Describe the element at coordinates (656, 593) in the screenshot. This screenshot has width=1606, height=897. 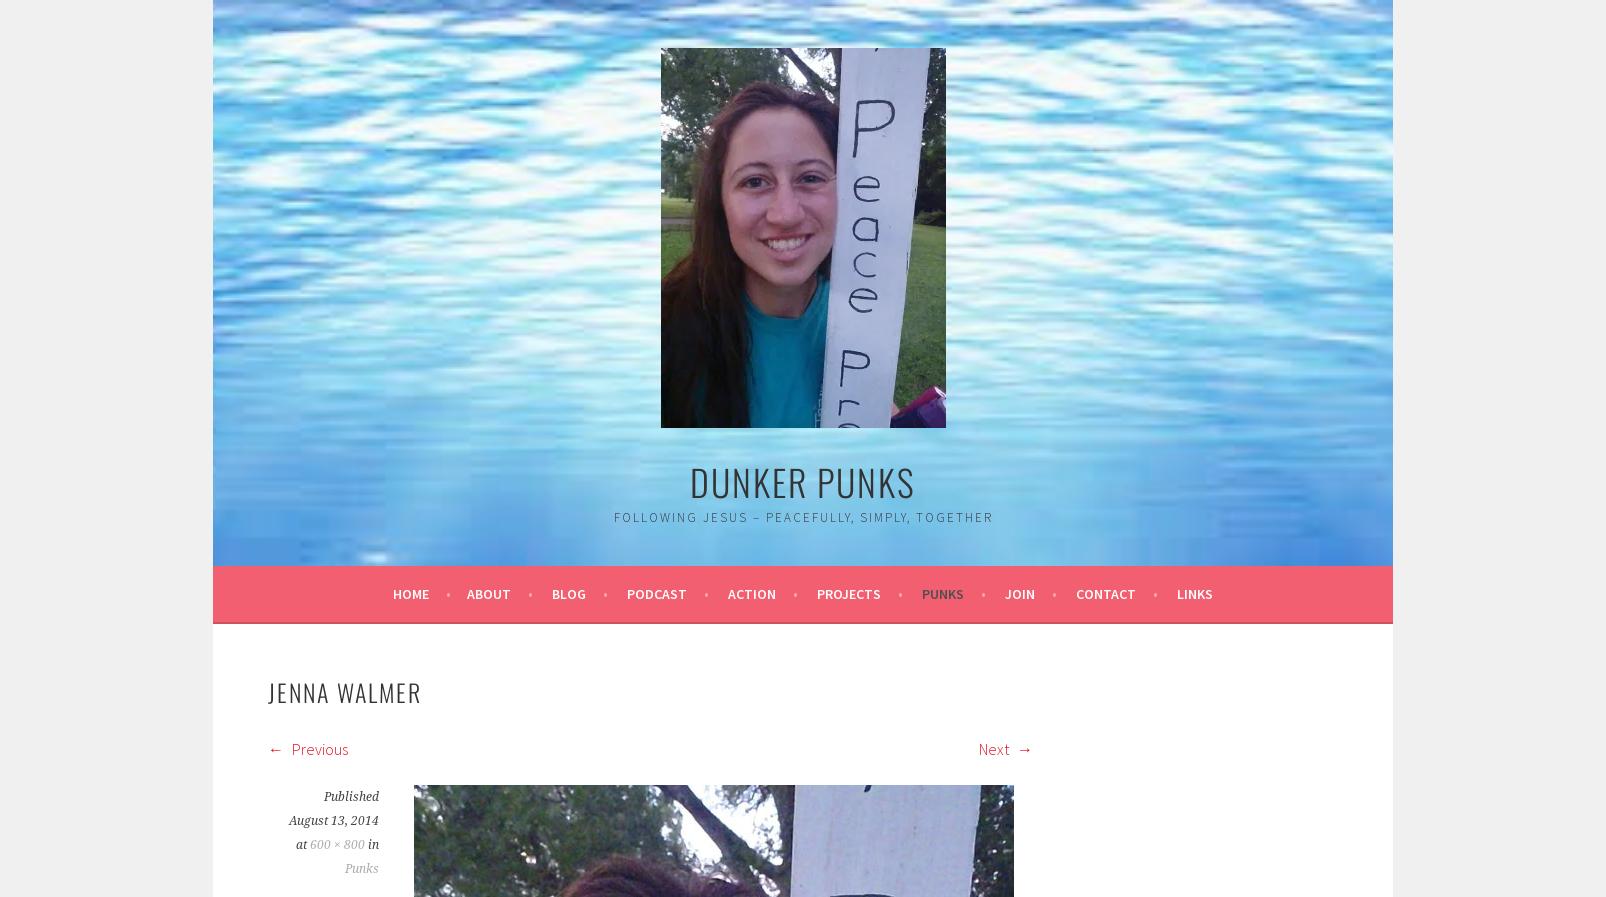
I see `'Podcast'` at that location.